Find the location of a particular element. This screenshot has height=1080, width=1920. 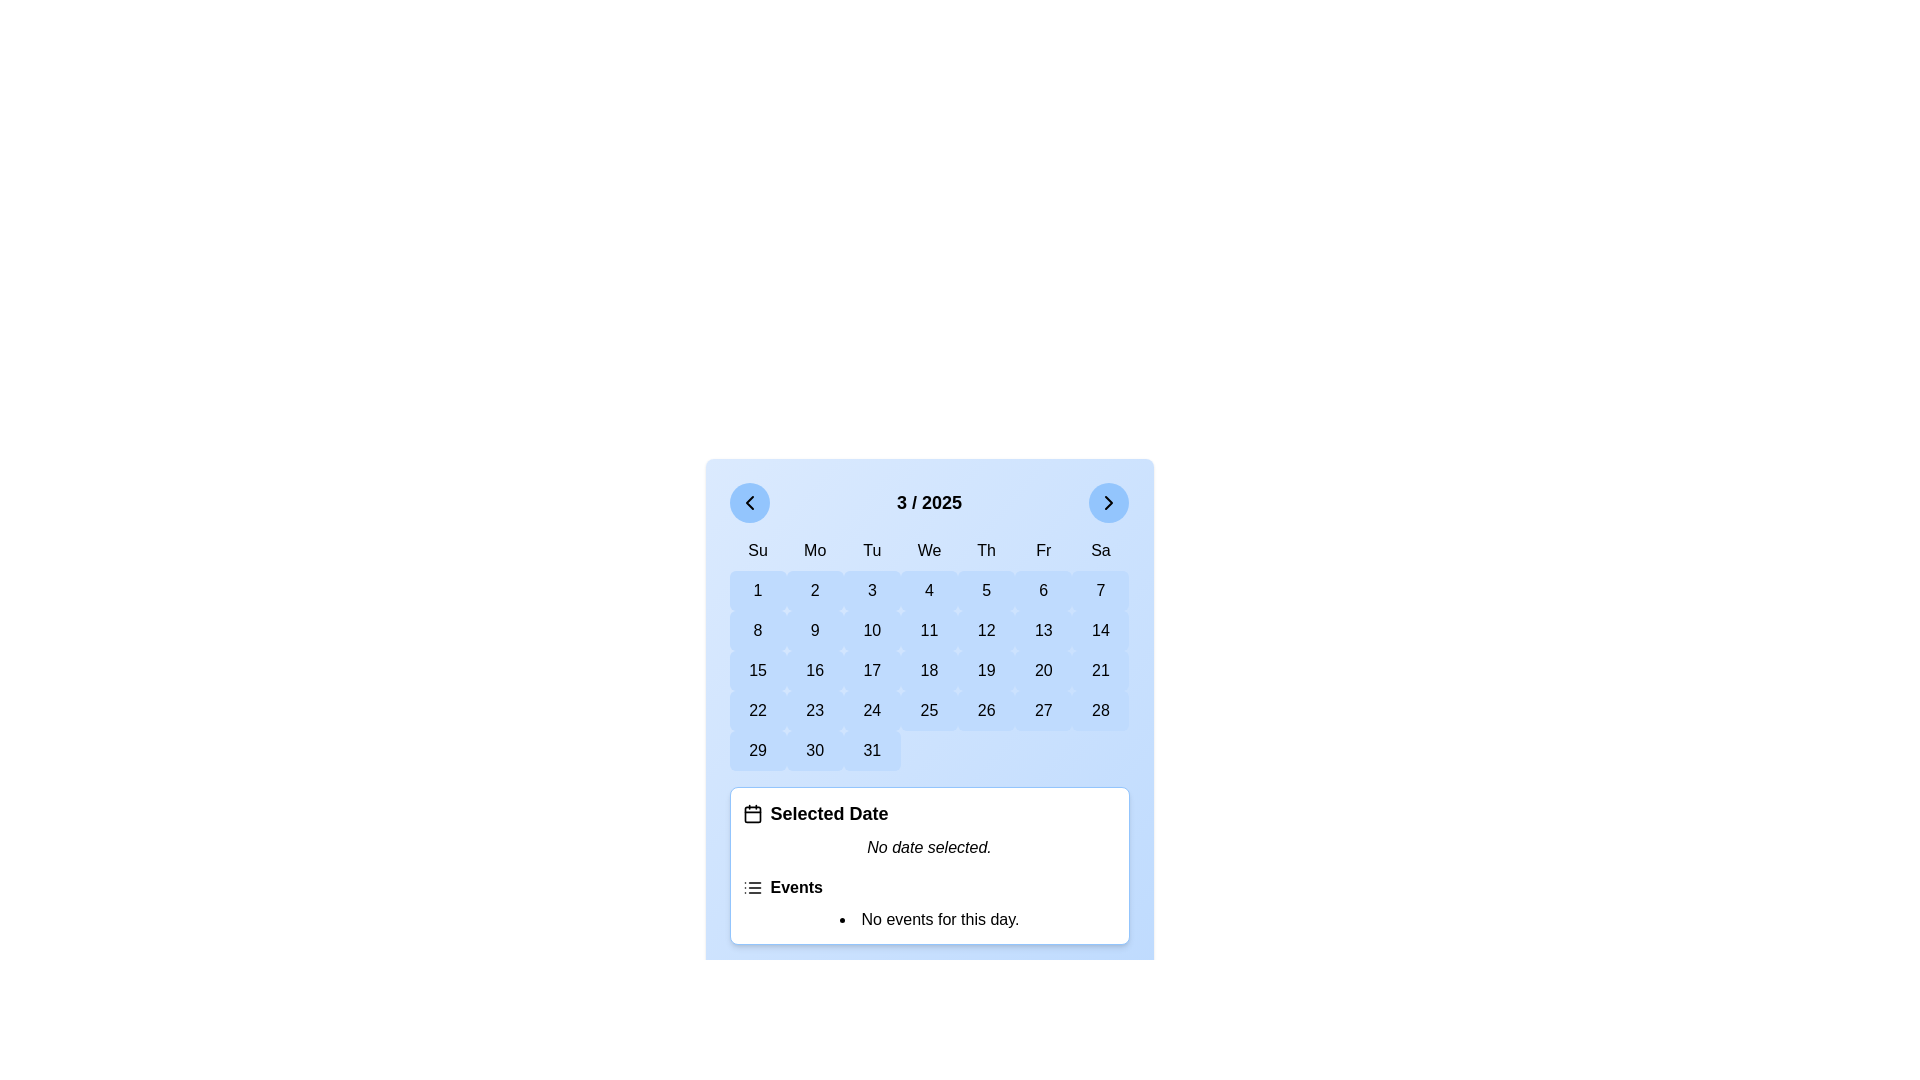

the leftward-pointing chevron icon located to the left of the calendar title '3 / 2025' is located at coordinates (748, 501).